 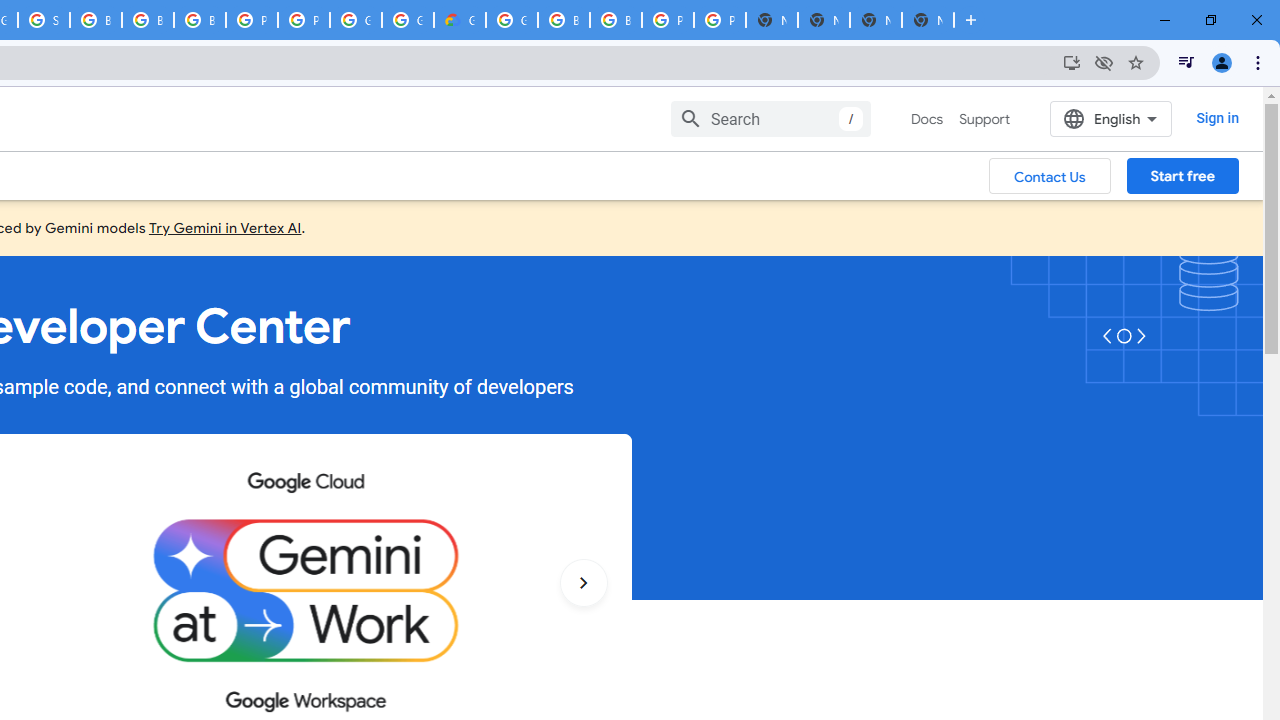 What do you see at coordinates (459, 20) in the screenshot?
I see `'Google Cloud Estimate Summary'` at bounding box center [459, 20].